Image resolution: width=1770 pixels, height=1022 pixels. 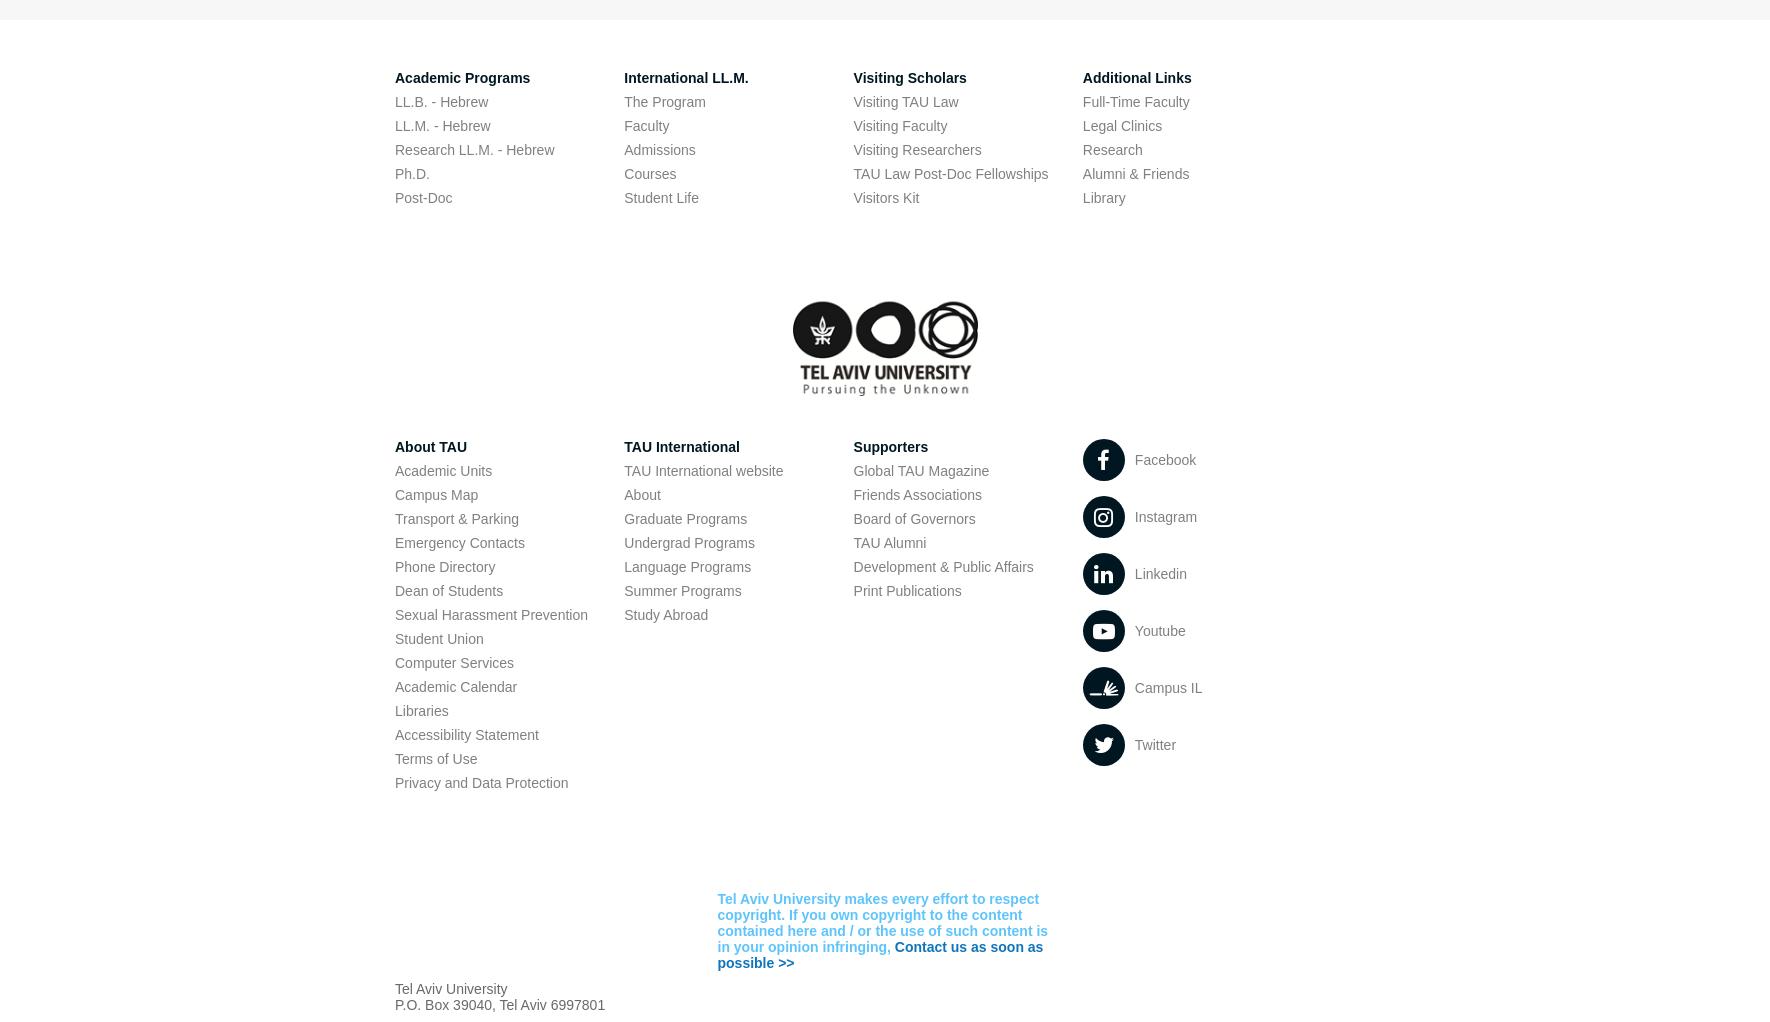 I want to click on 'Twitter', so click(x=1154, y=744).